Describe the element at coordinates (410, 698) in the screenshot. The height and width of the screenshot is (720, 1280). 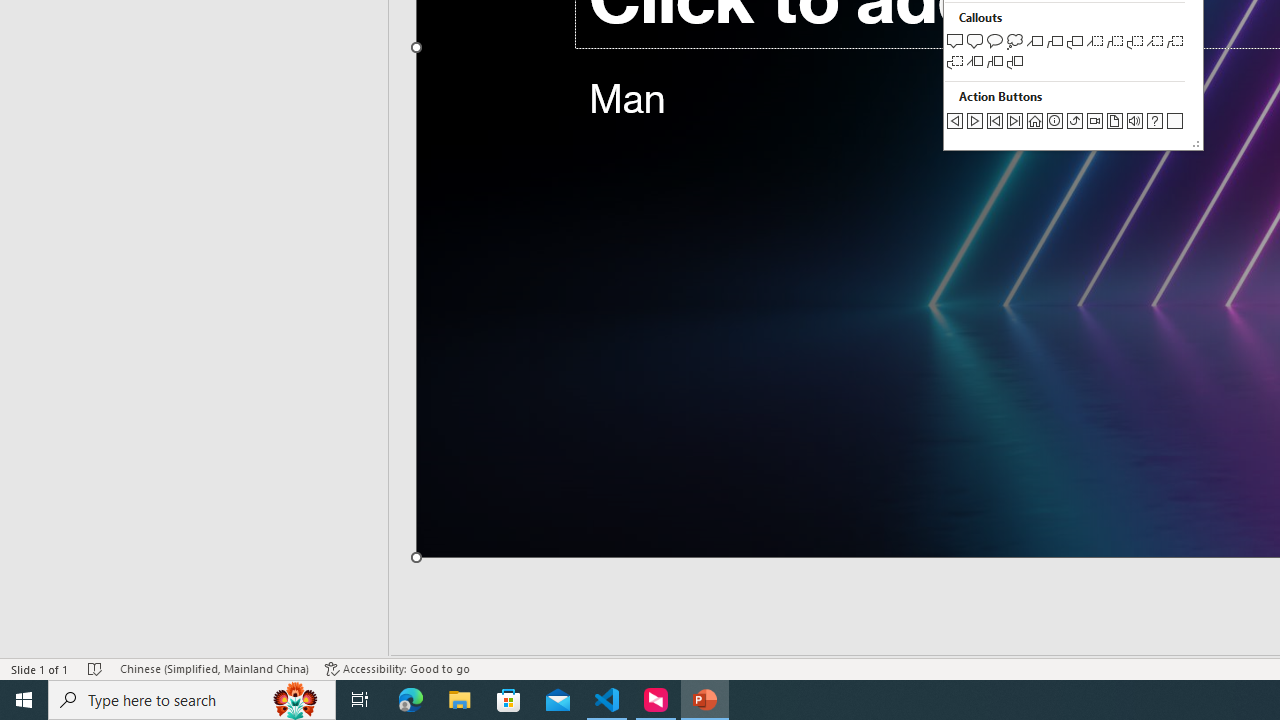
I see `'Microsoft Edge'` at that location.